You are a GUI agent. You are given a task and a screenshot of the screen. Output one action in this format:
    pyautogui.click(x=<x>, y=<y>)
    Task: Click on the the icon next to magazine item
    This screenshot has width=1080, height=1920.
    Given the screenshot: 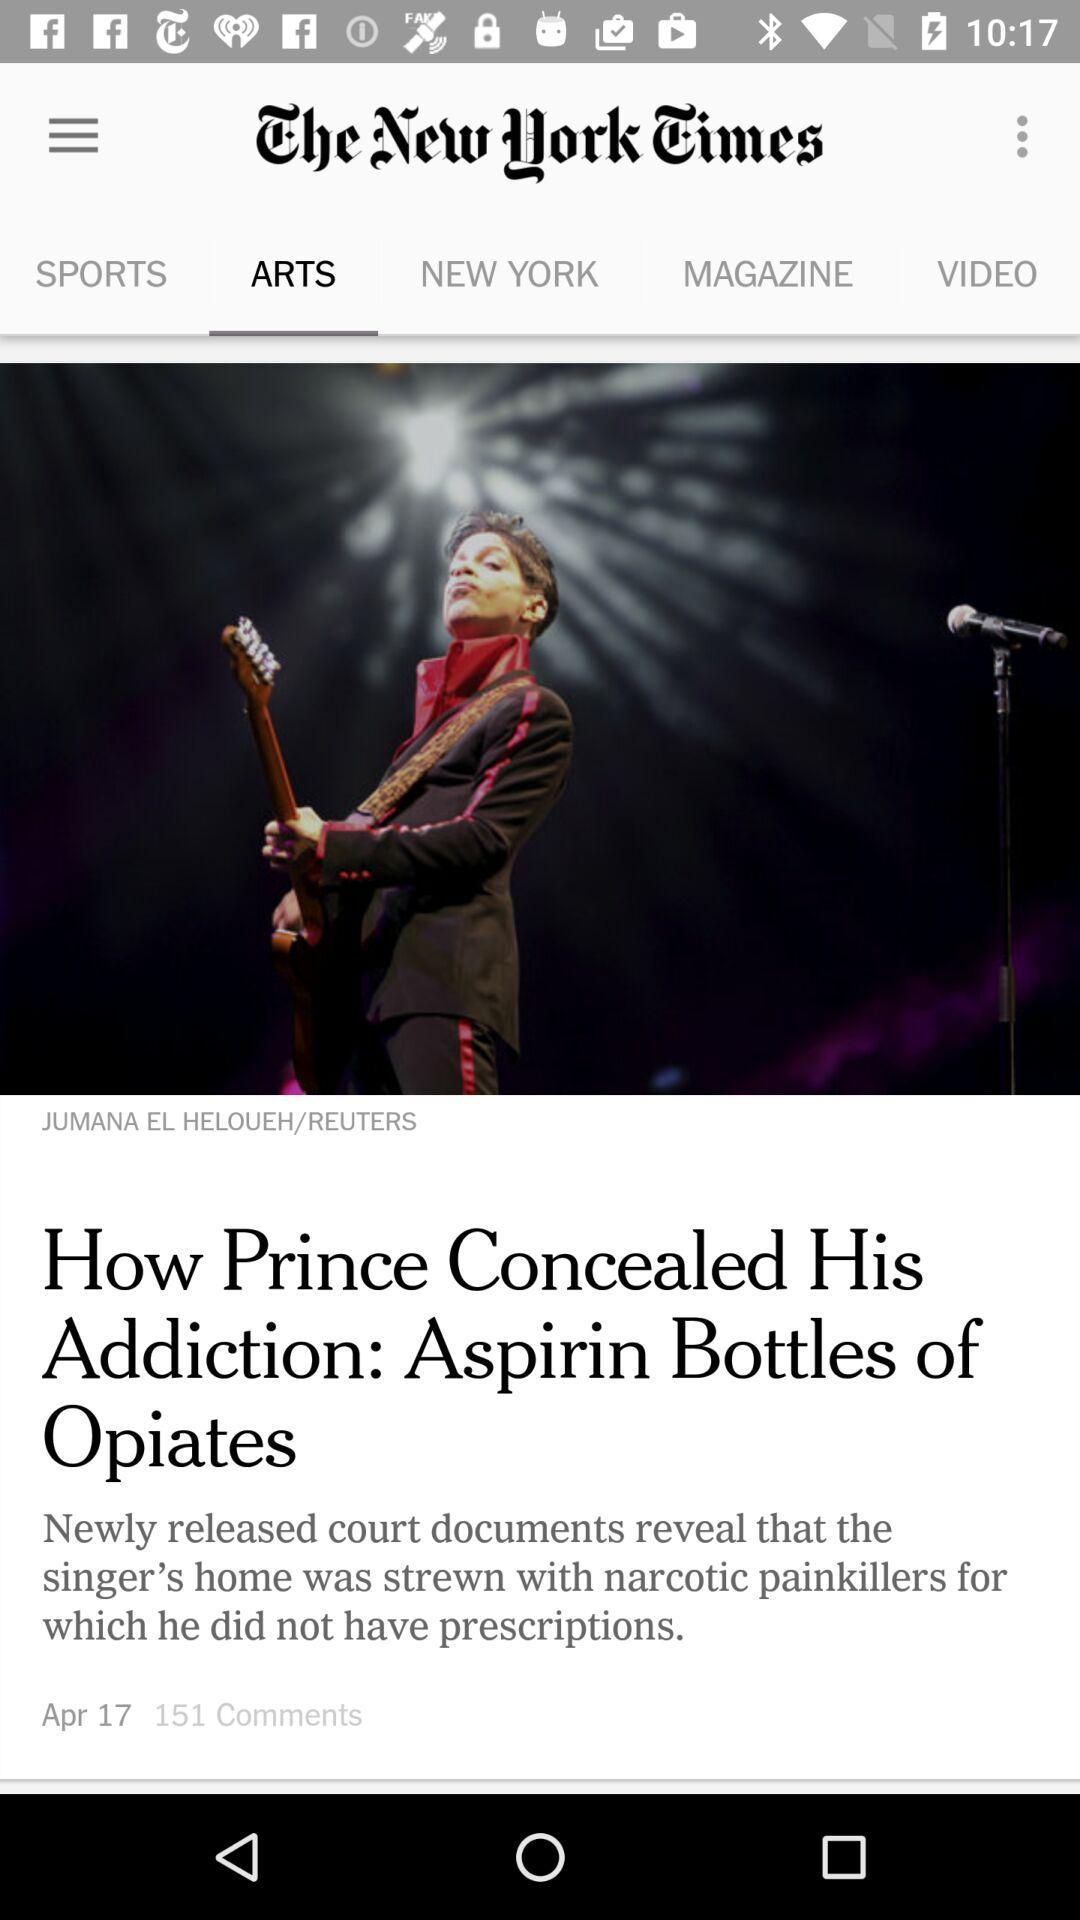 What is the action you would take?
    pyautogui.click(x=508, y=272)
    